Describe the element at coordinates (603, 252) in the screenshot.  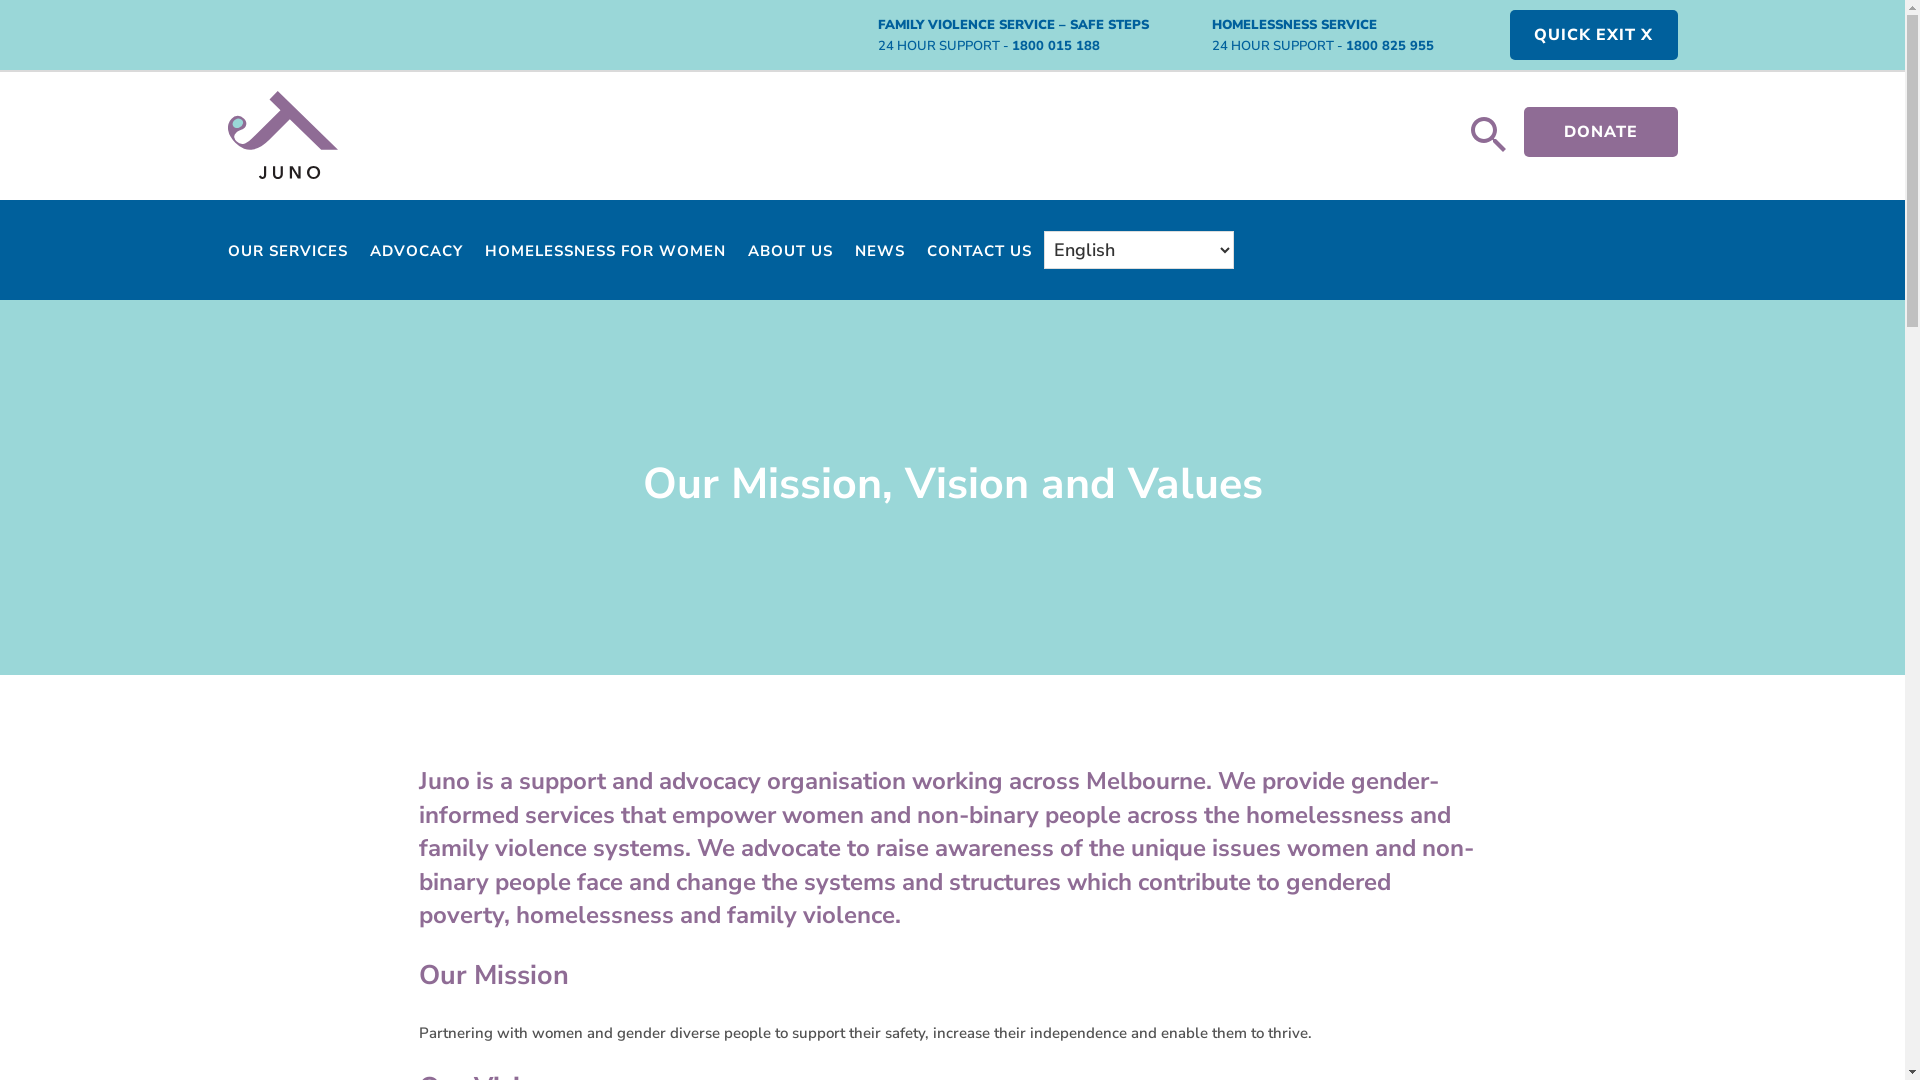
I see `'HOMELESSNESS FOR WOMEN'` at that location.